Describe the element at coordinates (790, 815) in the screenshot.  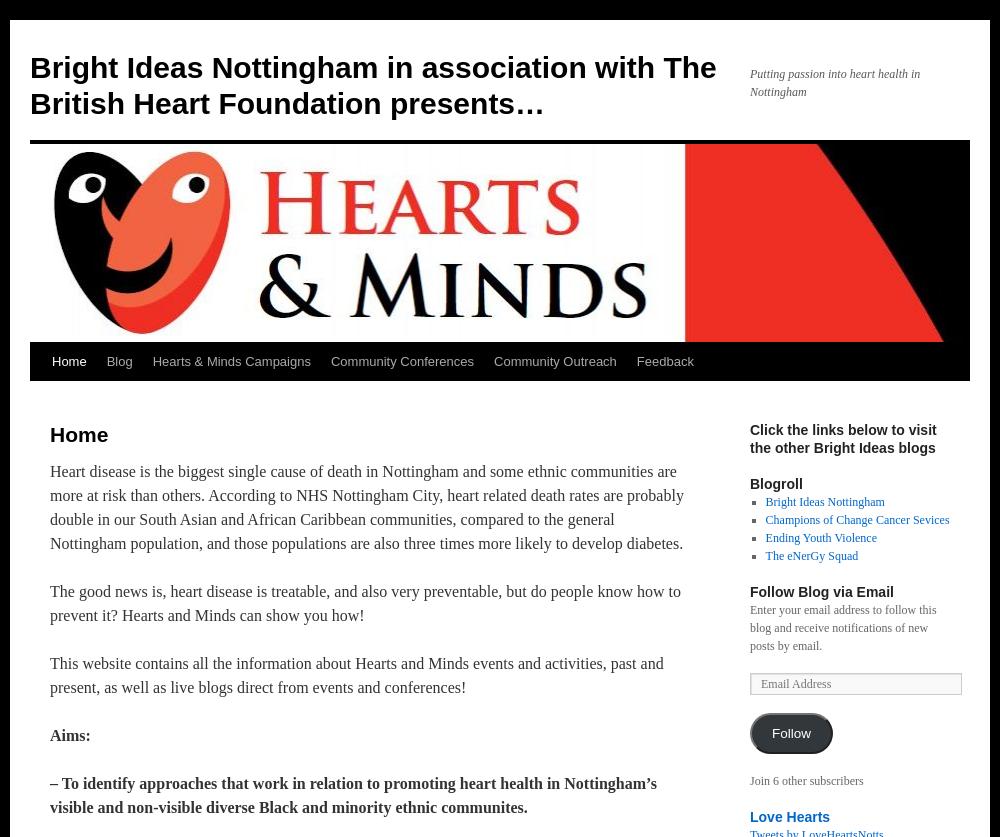
I see `'Love Hearts'` at that location.